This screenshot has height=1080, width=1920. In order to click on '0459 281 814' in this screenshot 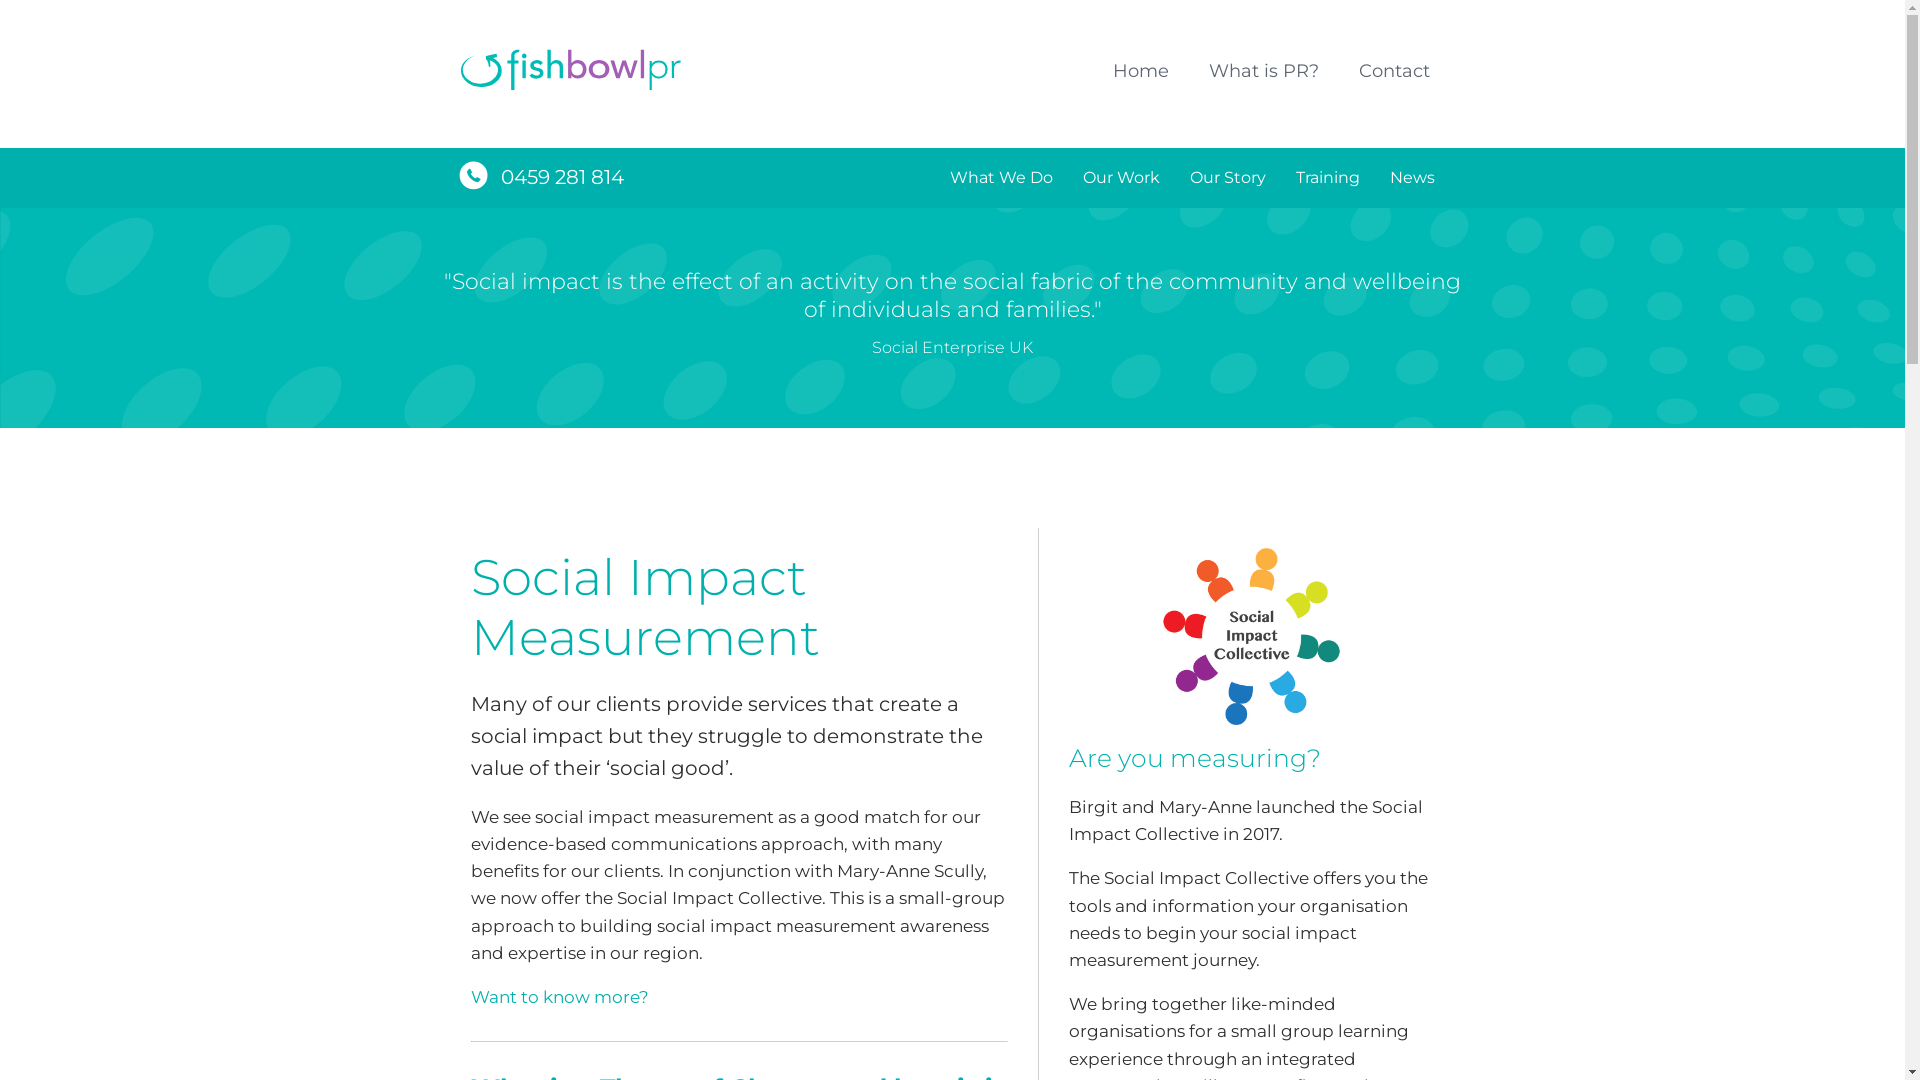, I will do `click(560, 176)`.